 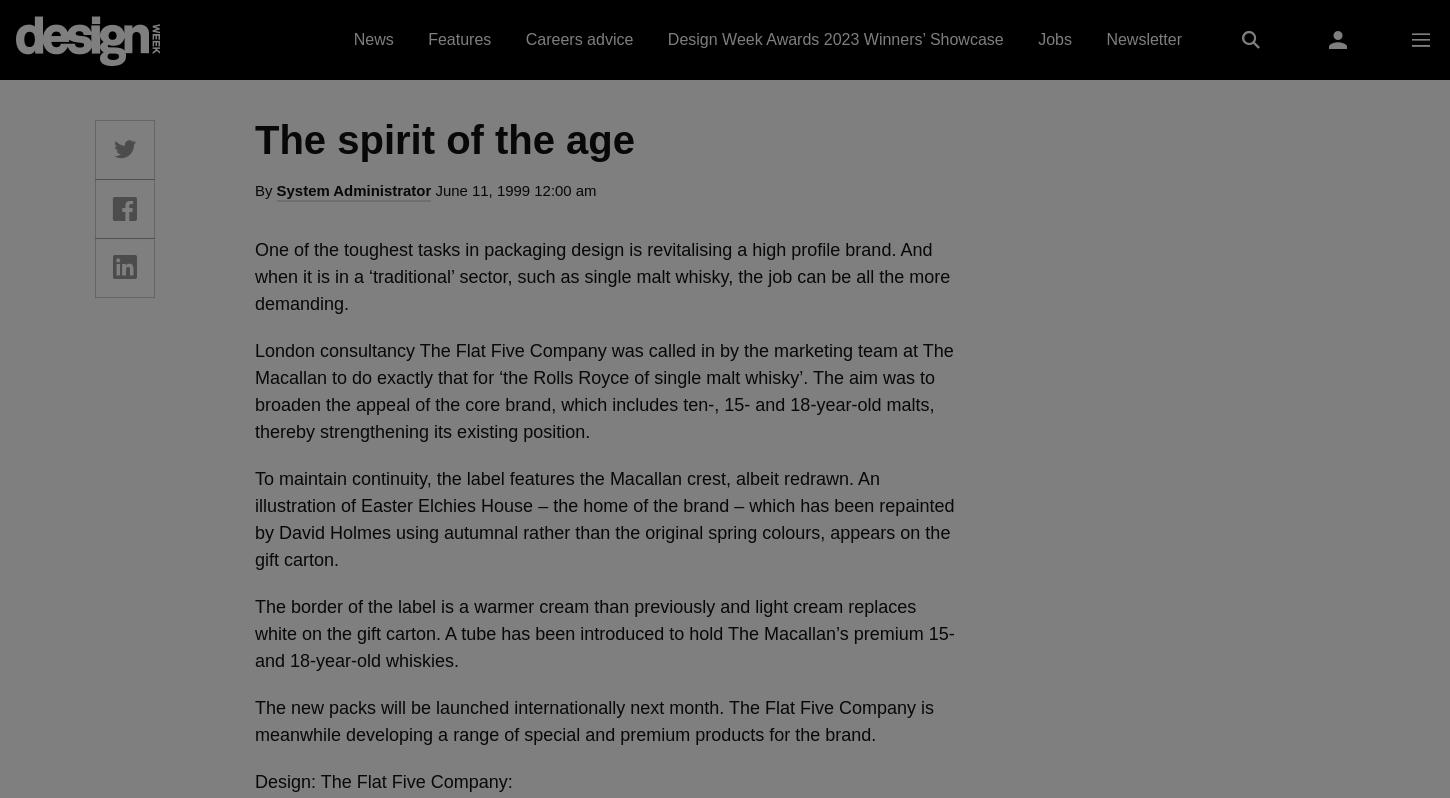 What do you see at coordinates (525, 39) in the screenshot?
I see `'Careers advice'` at bounding box center [525, 39].